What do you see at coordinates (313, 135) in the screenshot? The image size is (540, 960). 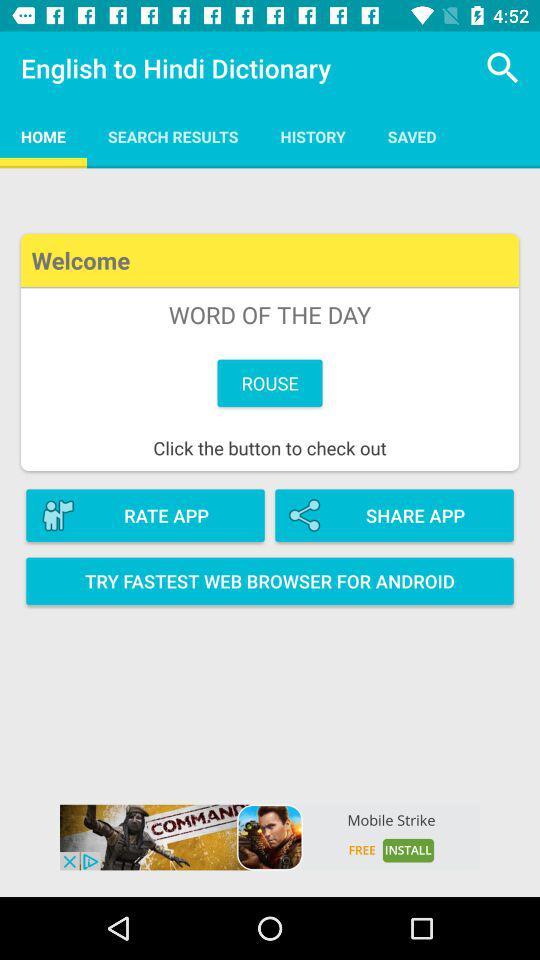 I see `the history tab` at bounding box center [313, 135].